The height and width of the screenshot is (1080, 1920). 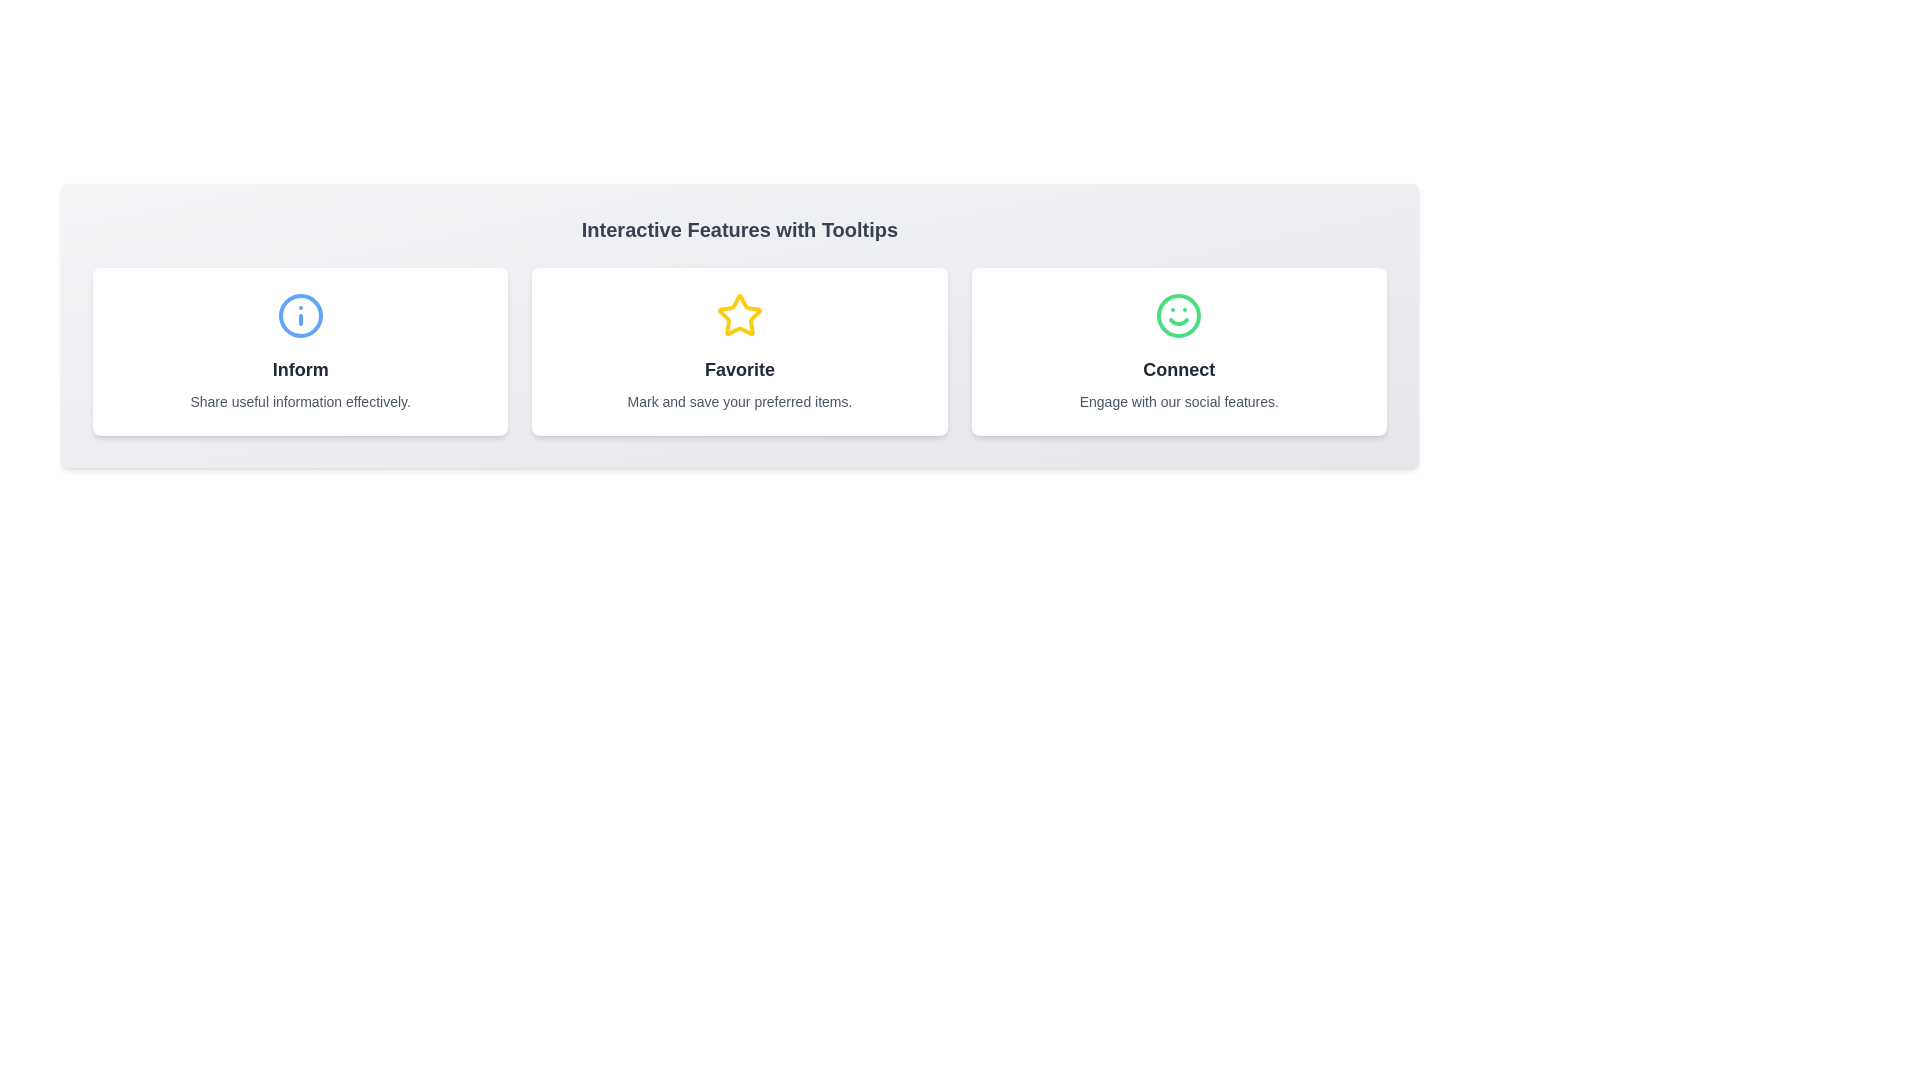 I want to click on the information icon displayed at the top-center of the 'Inform' card, which visually indicates that the card contains informative content, so click(x=299, y=315).